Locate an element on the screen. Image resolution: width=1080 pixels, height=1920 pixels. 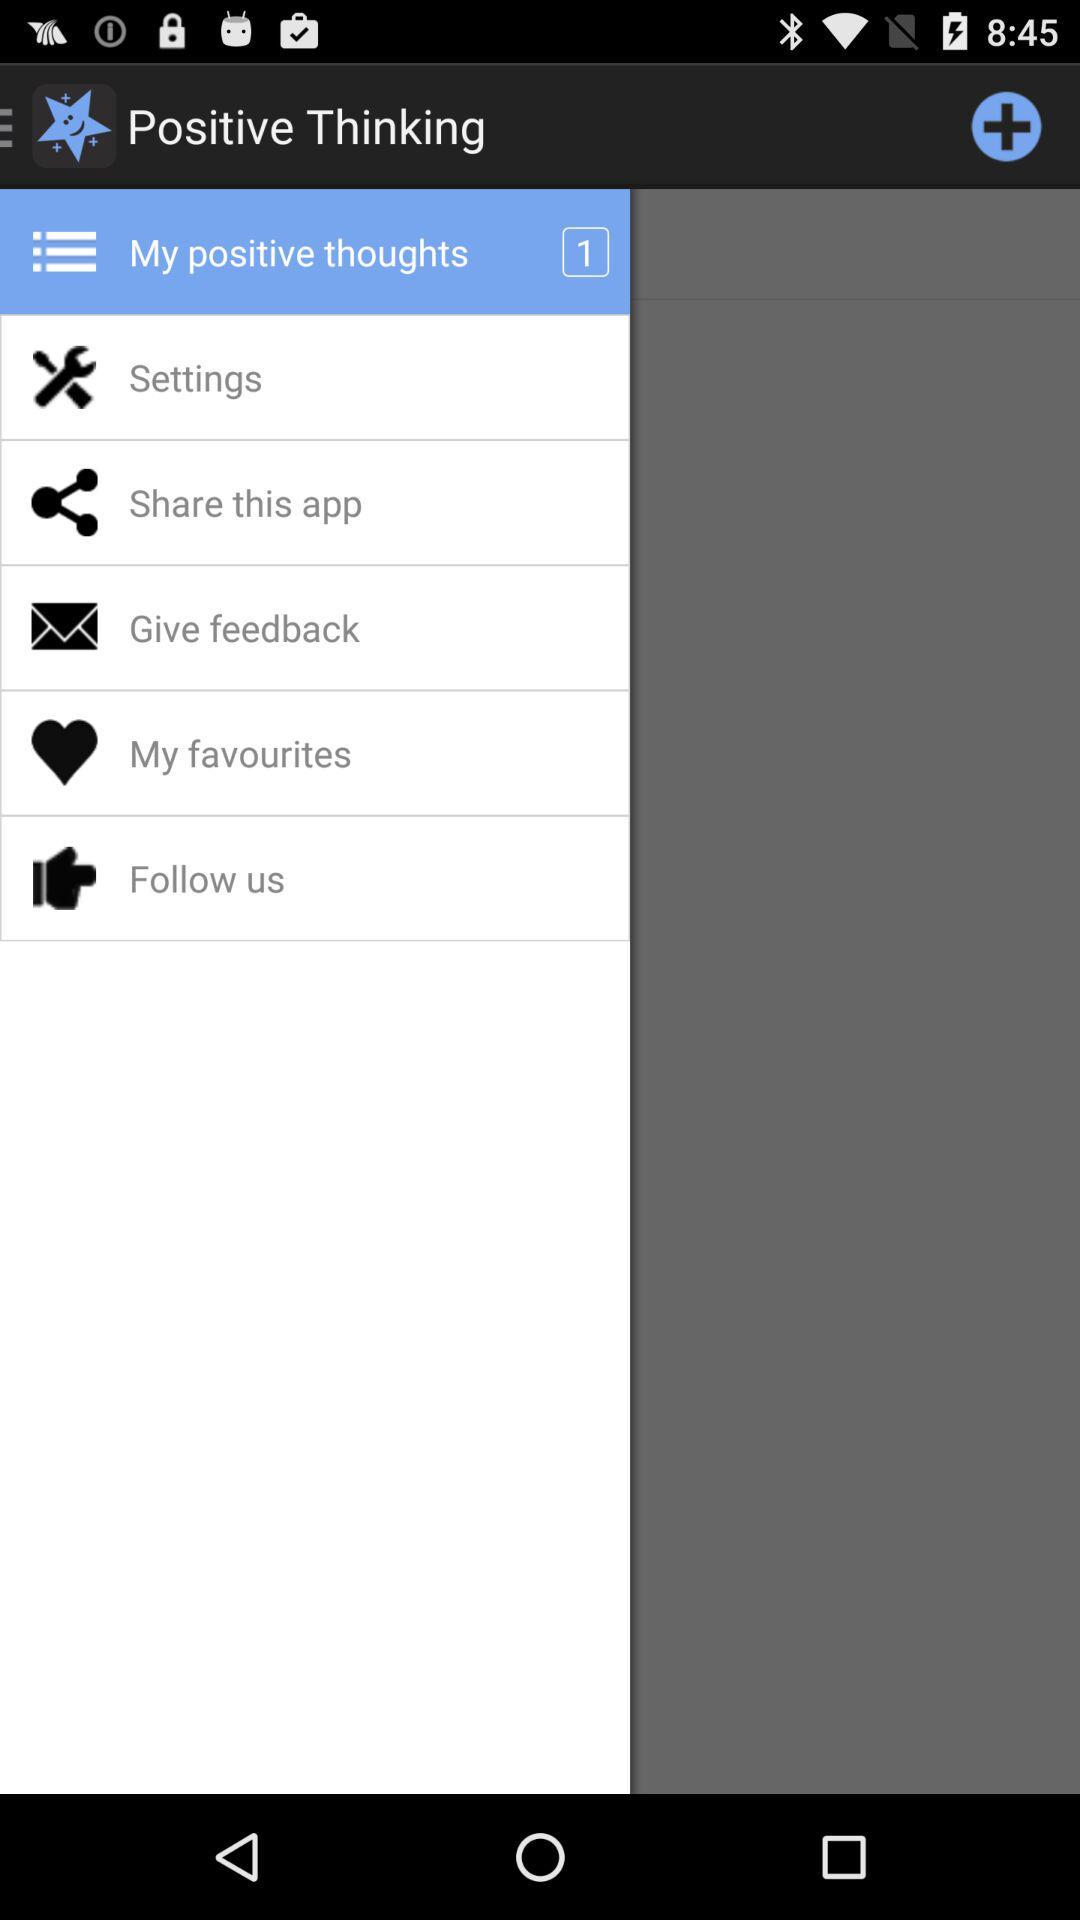
item to the right of my positive thoughts is located at coordinates (1006, 124).